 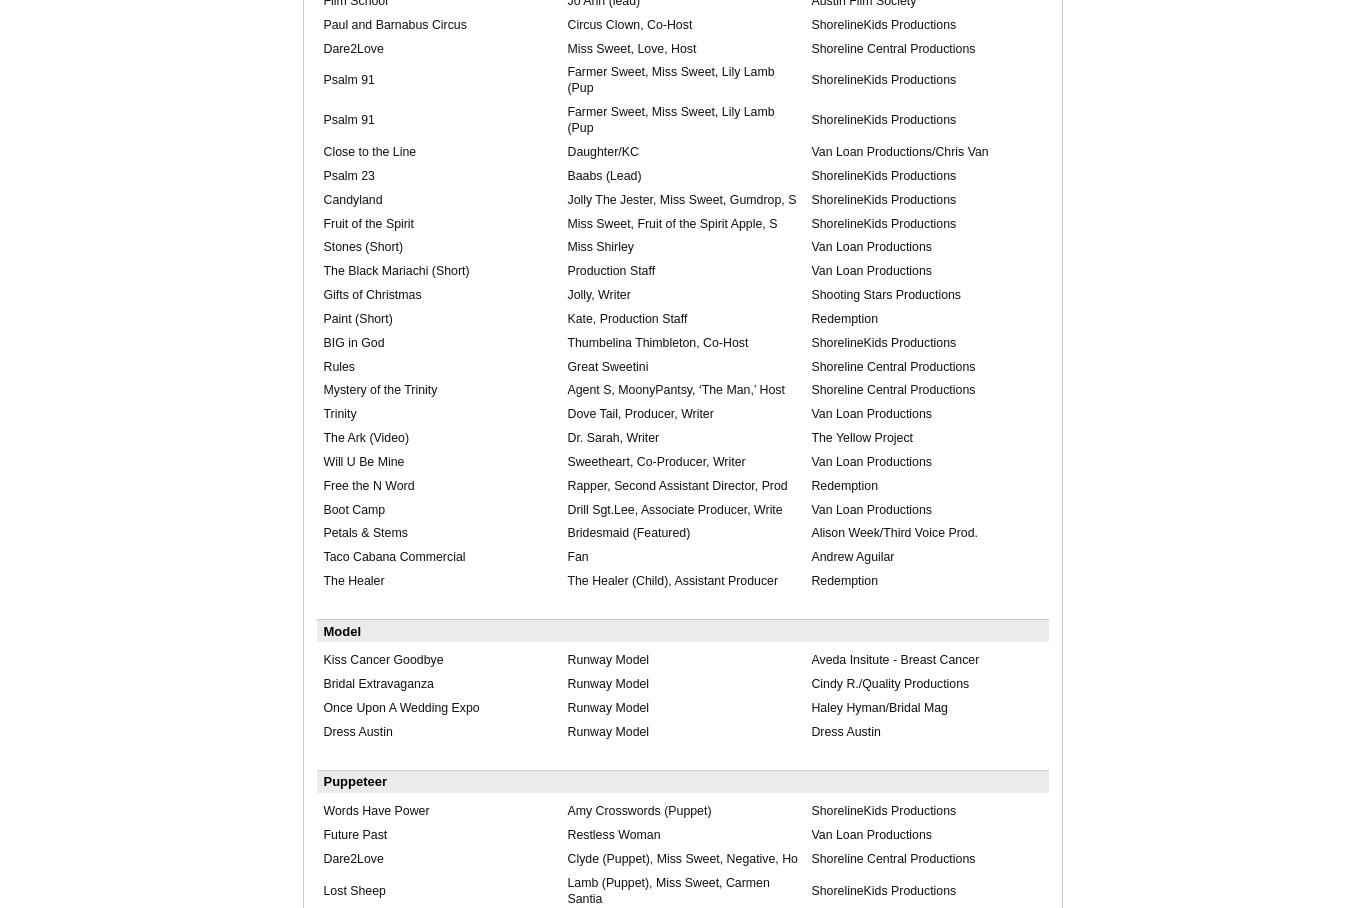 I want to click on 'Miss Shirley', so click(x=599, y=245).